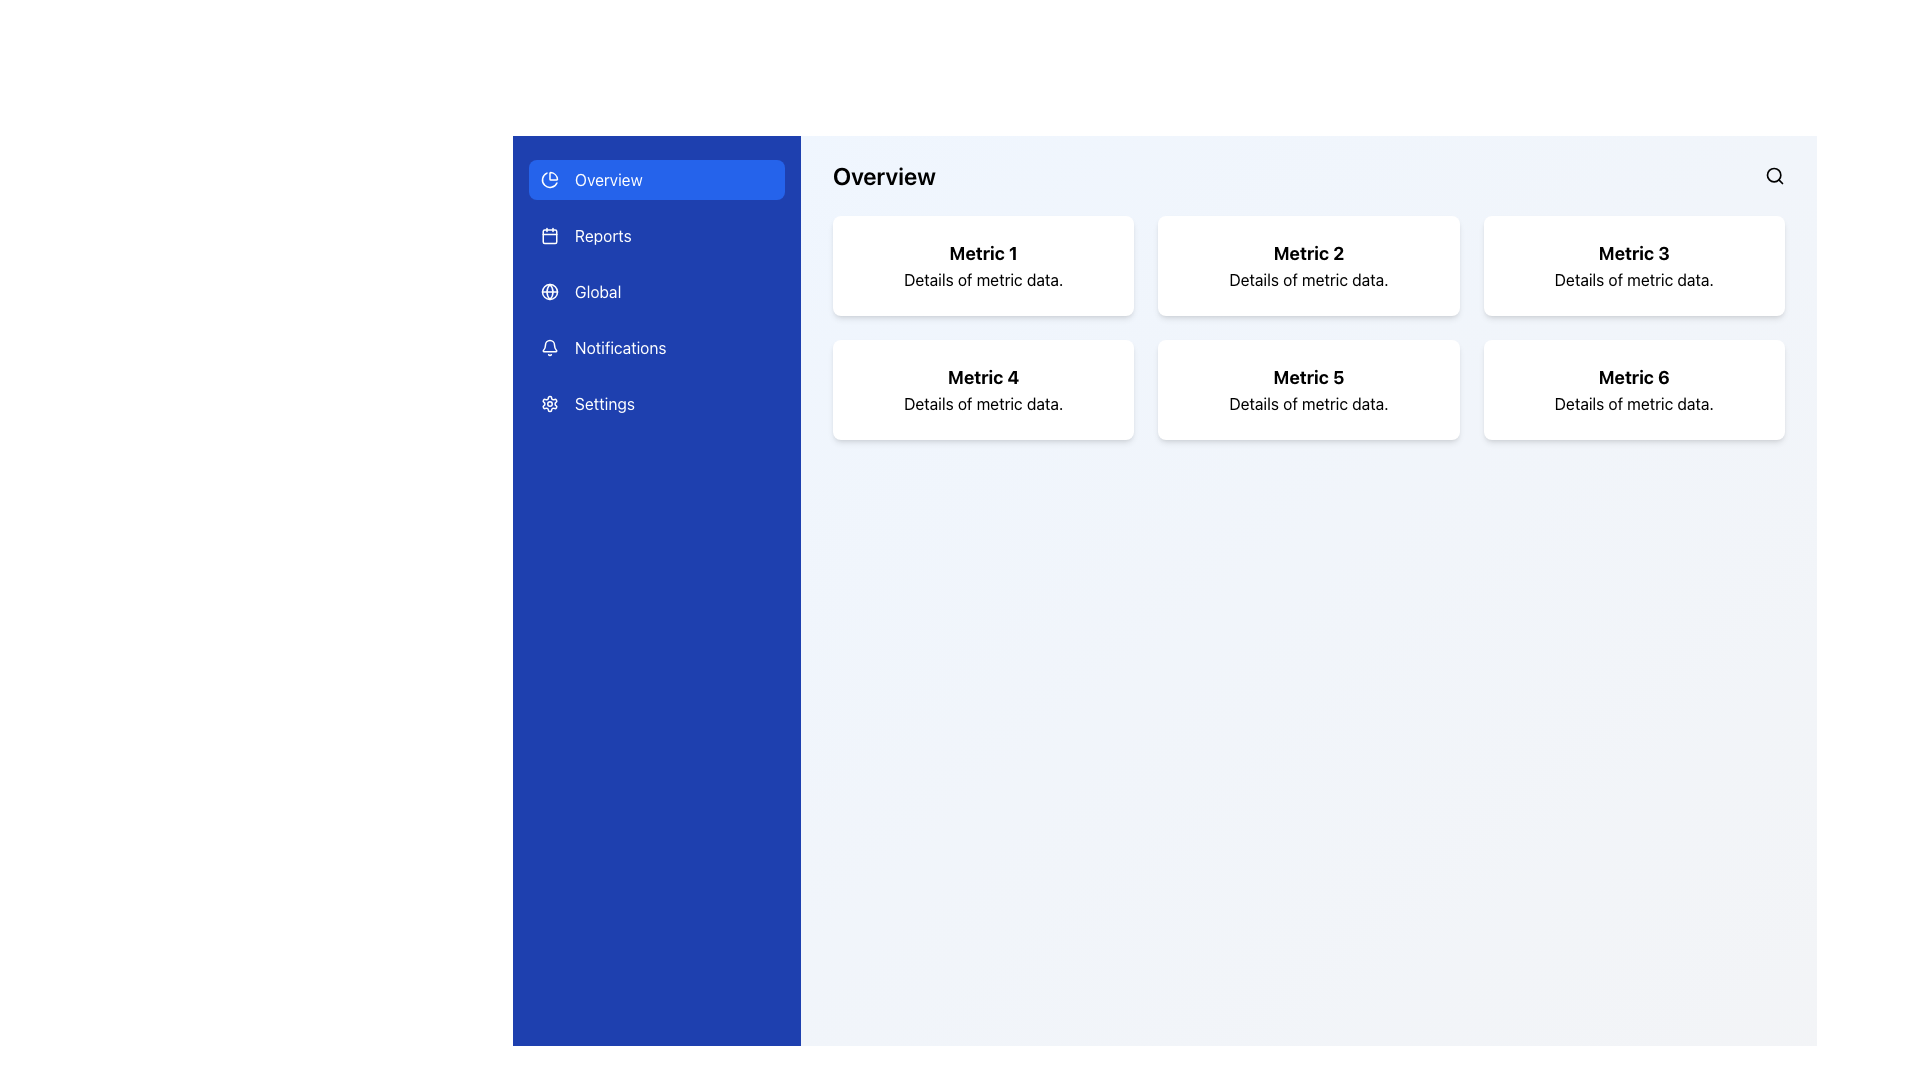 The width and height of the screenshot is (1920, 1080). I want to click on the text label that serves as the title of the third card in the second row of the grid, summarizing the metric associated with the card's content, so click(1309, 378).